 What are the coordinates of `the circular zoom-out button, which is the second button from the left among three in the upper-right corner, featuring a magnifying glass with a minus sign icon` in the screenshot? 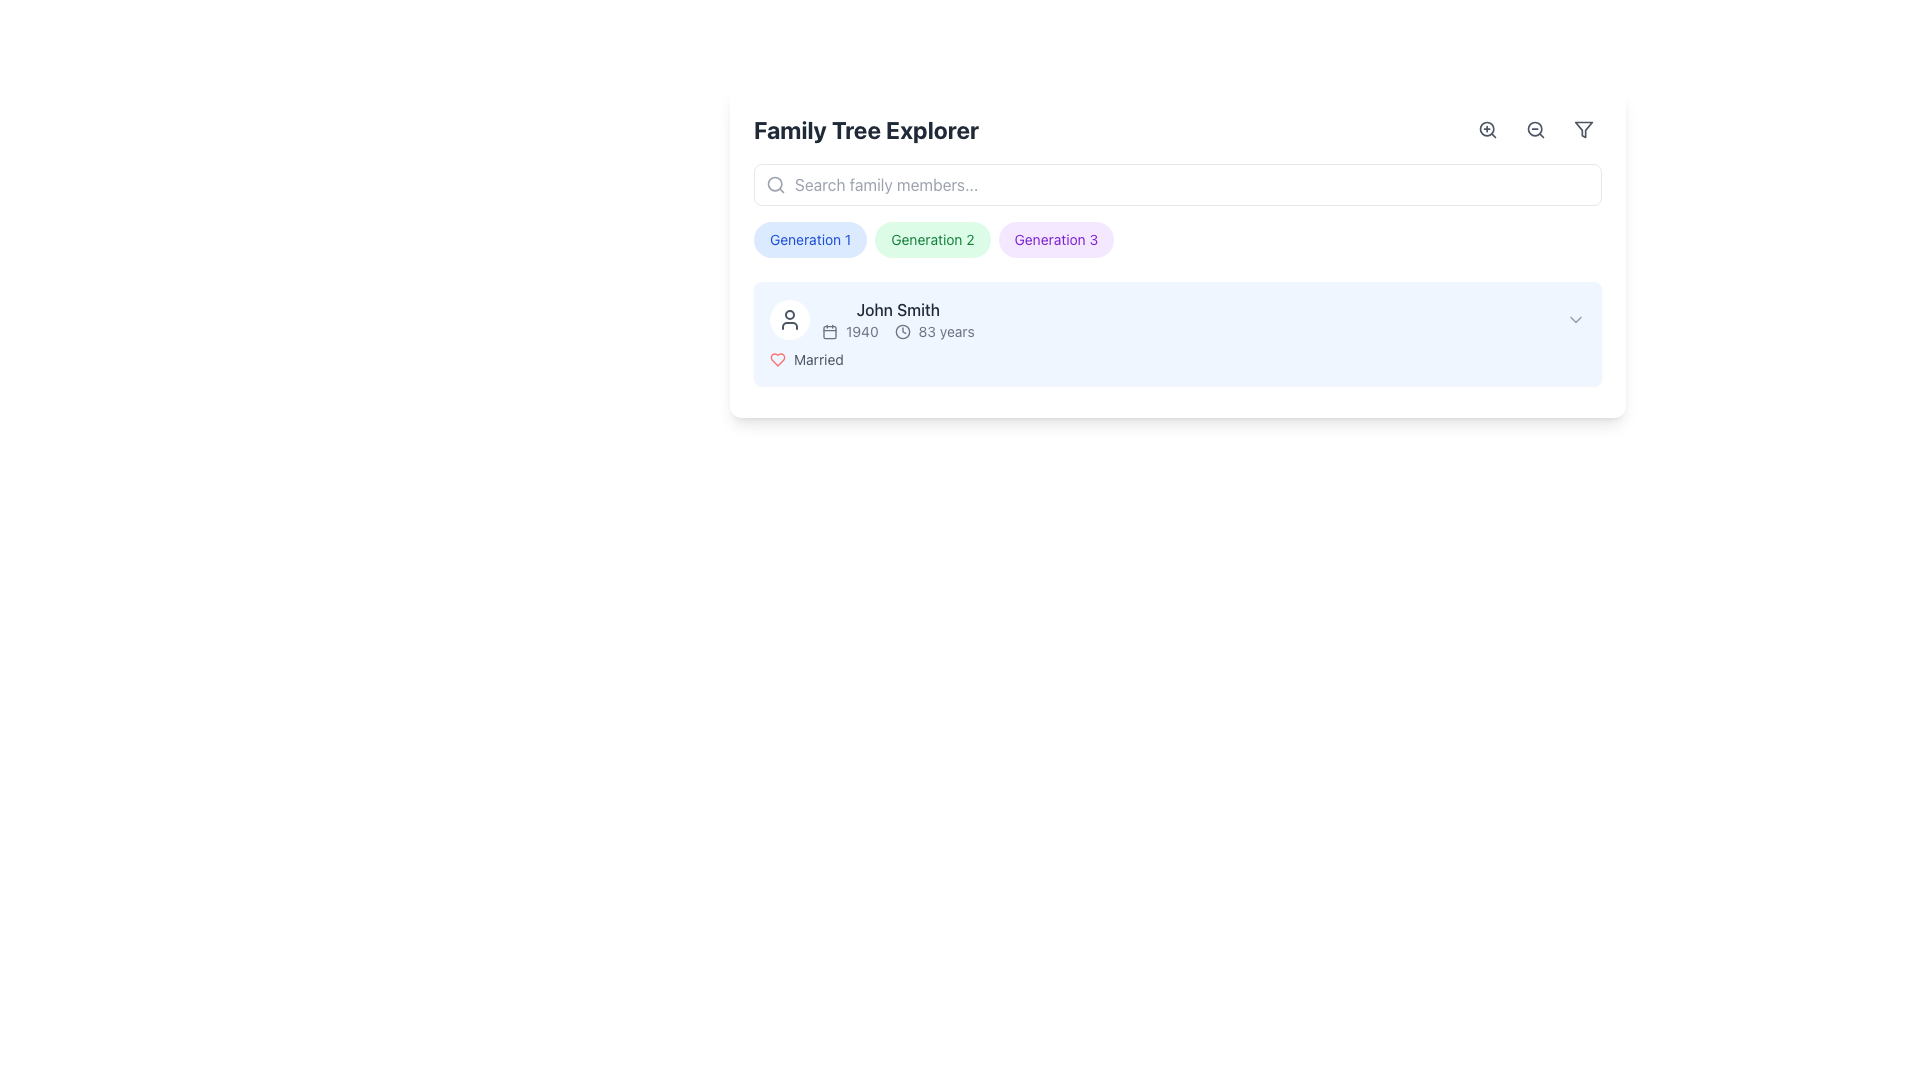 It's located at (1535, 130).